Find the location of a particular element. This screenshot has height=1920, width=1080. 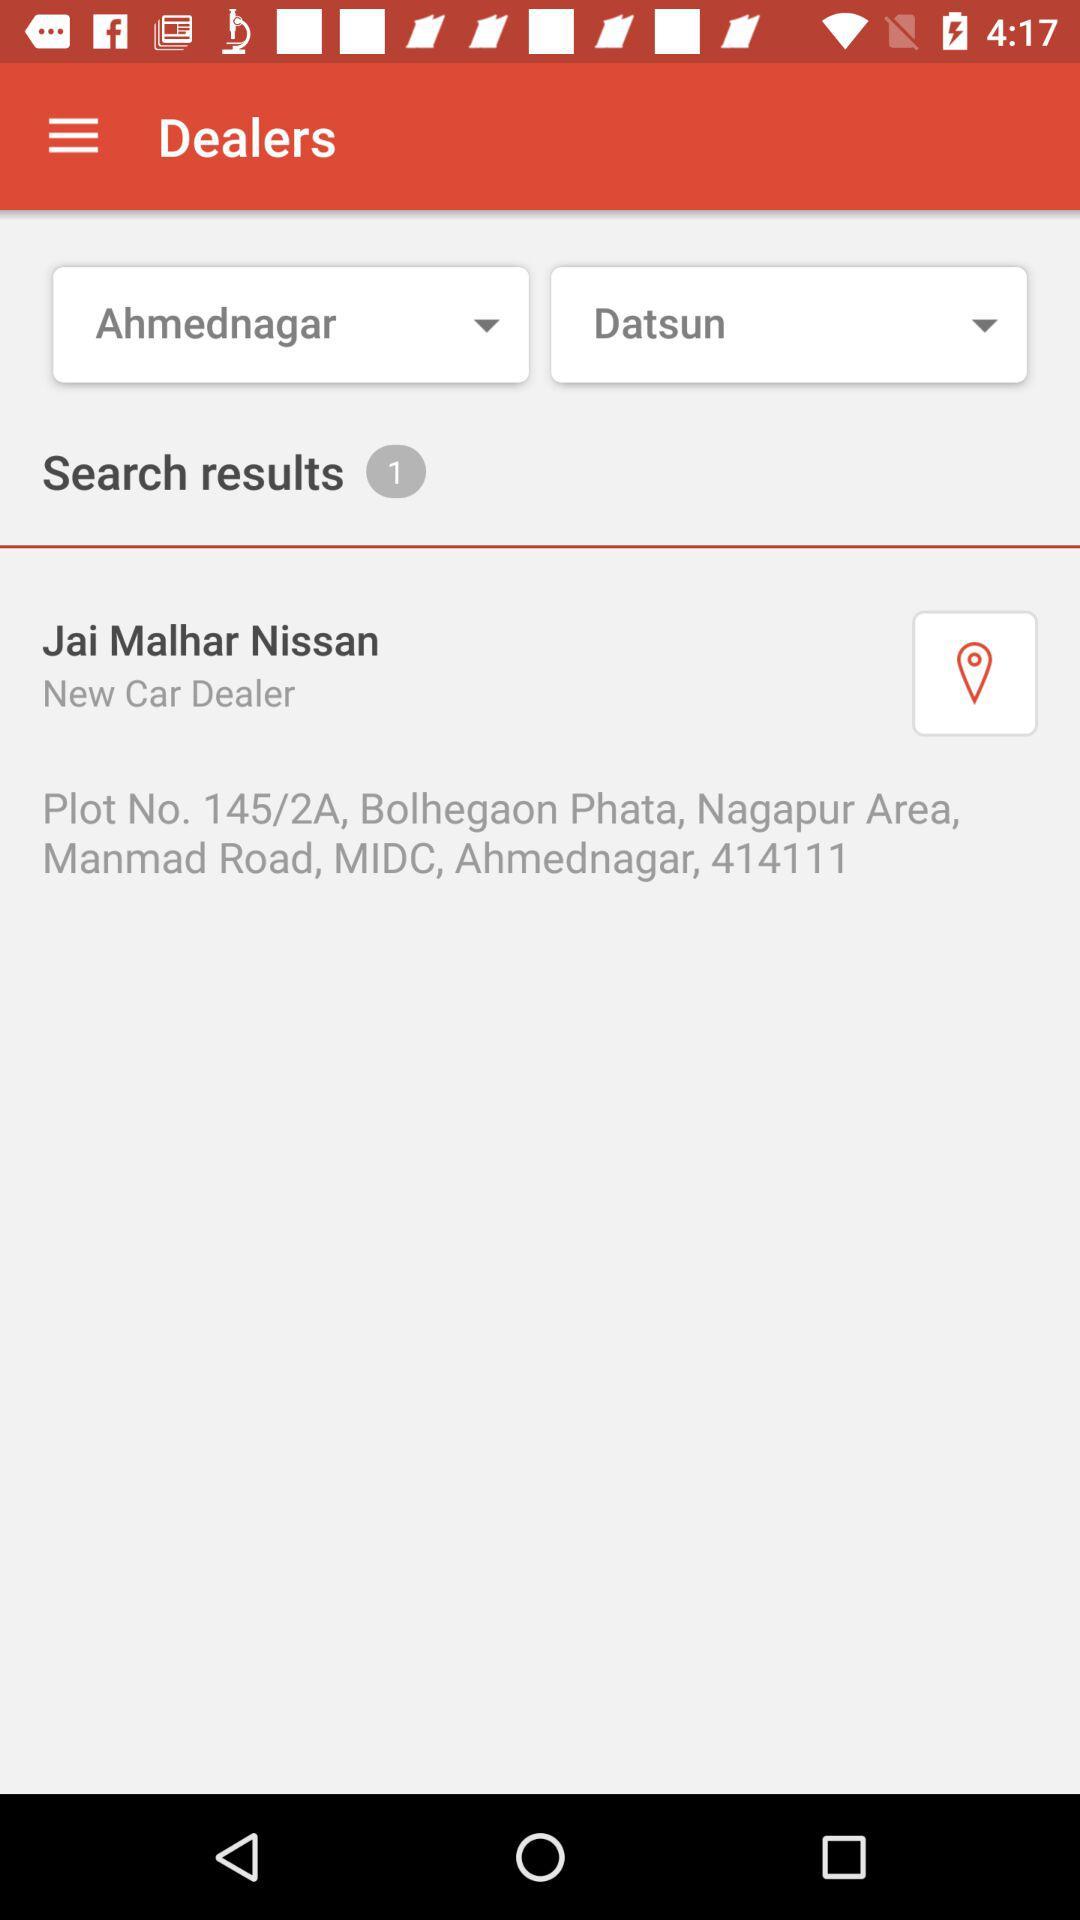

show location is located at coordinates (974, 673).